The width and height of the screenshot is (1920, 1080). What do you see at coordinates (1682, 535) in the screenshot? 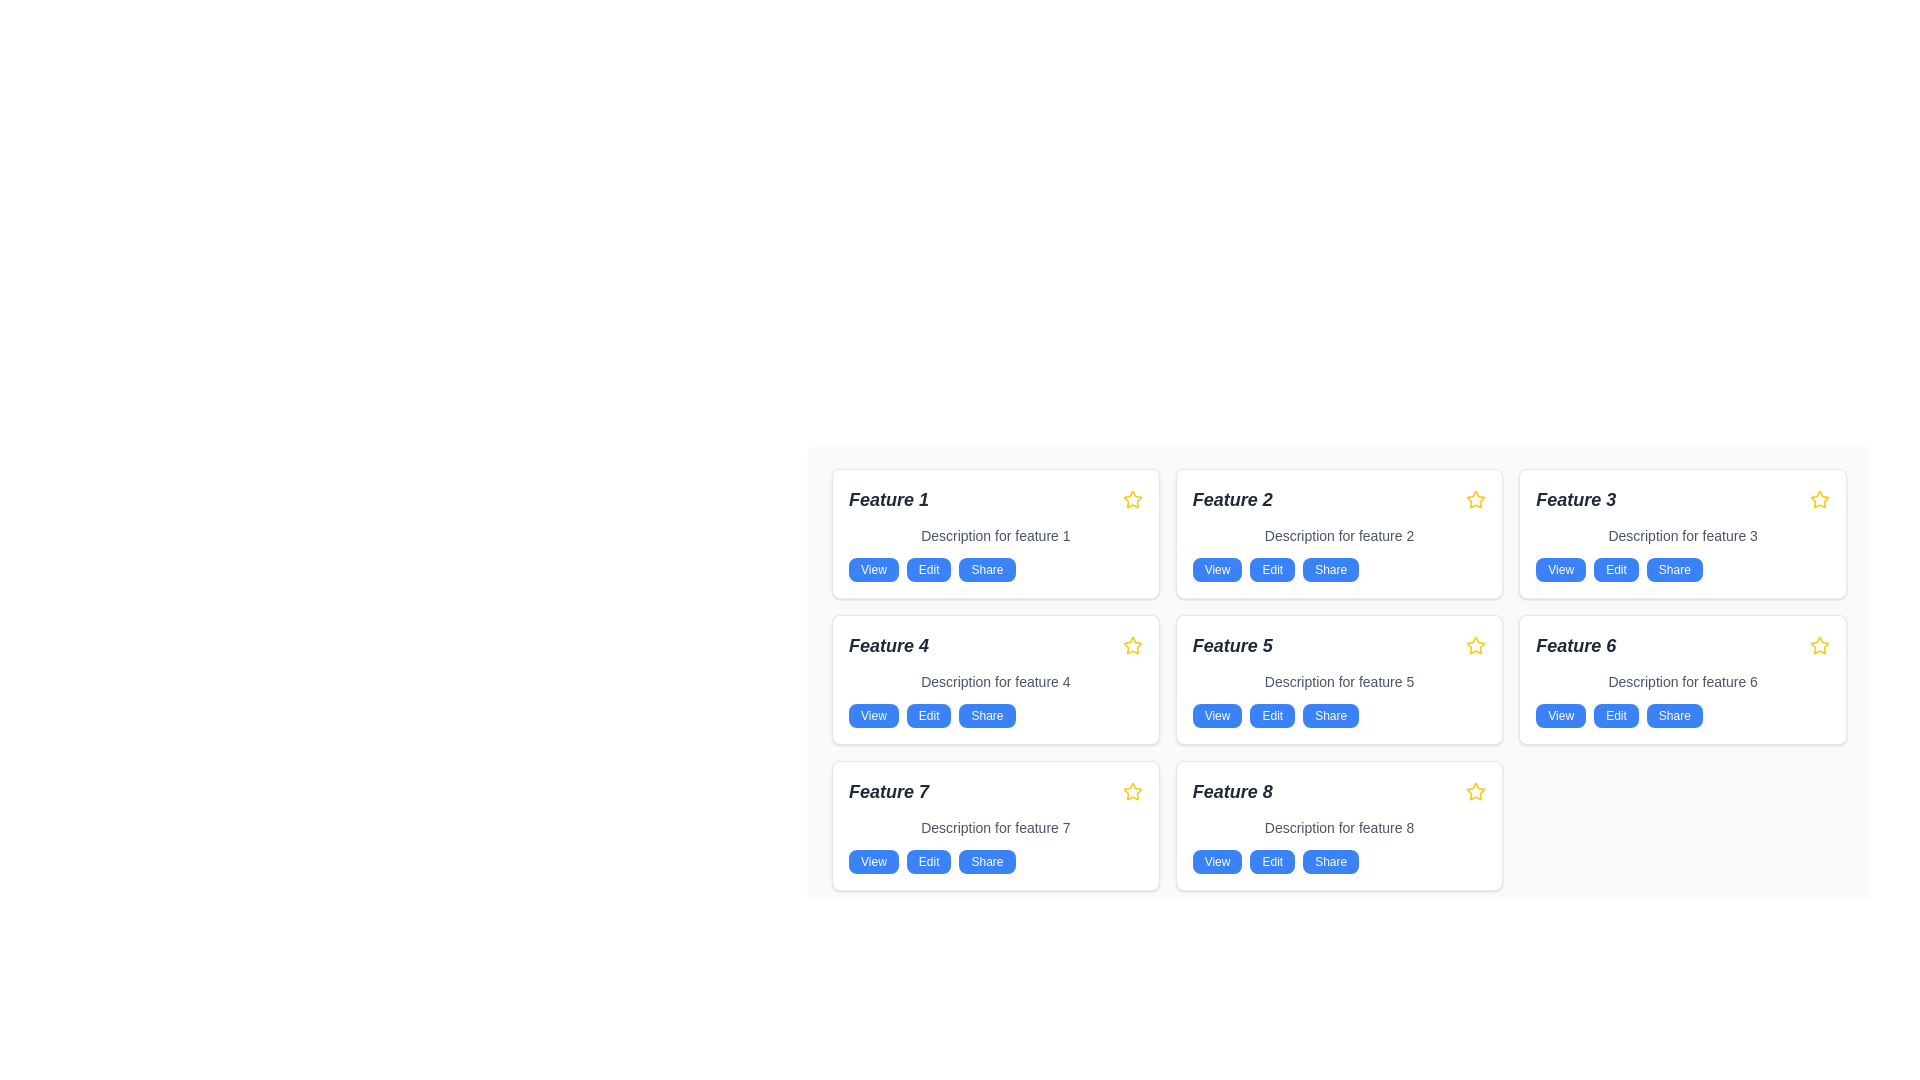
I see `the static text label providing additional details about feature 3, located in the third card titled 'Feature 3', positioned below the heading and above the action buttons` at bounding box center [1682, 535].